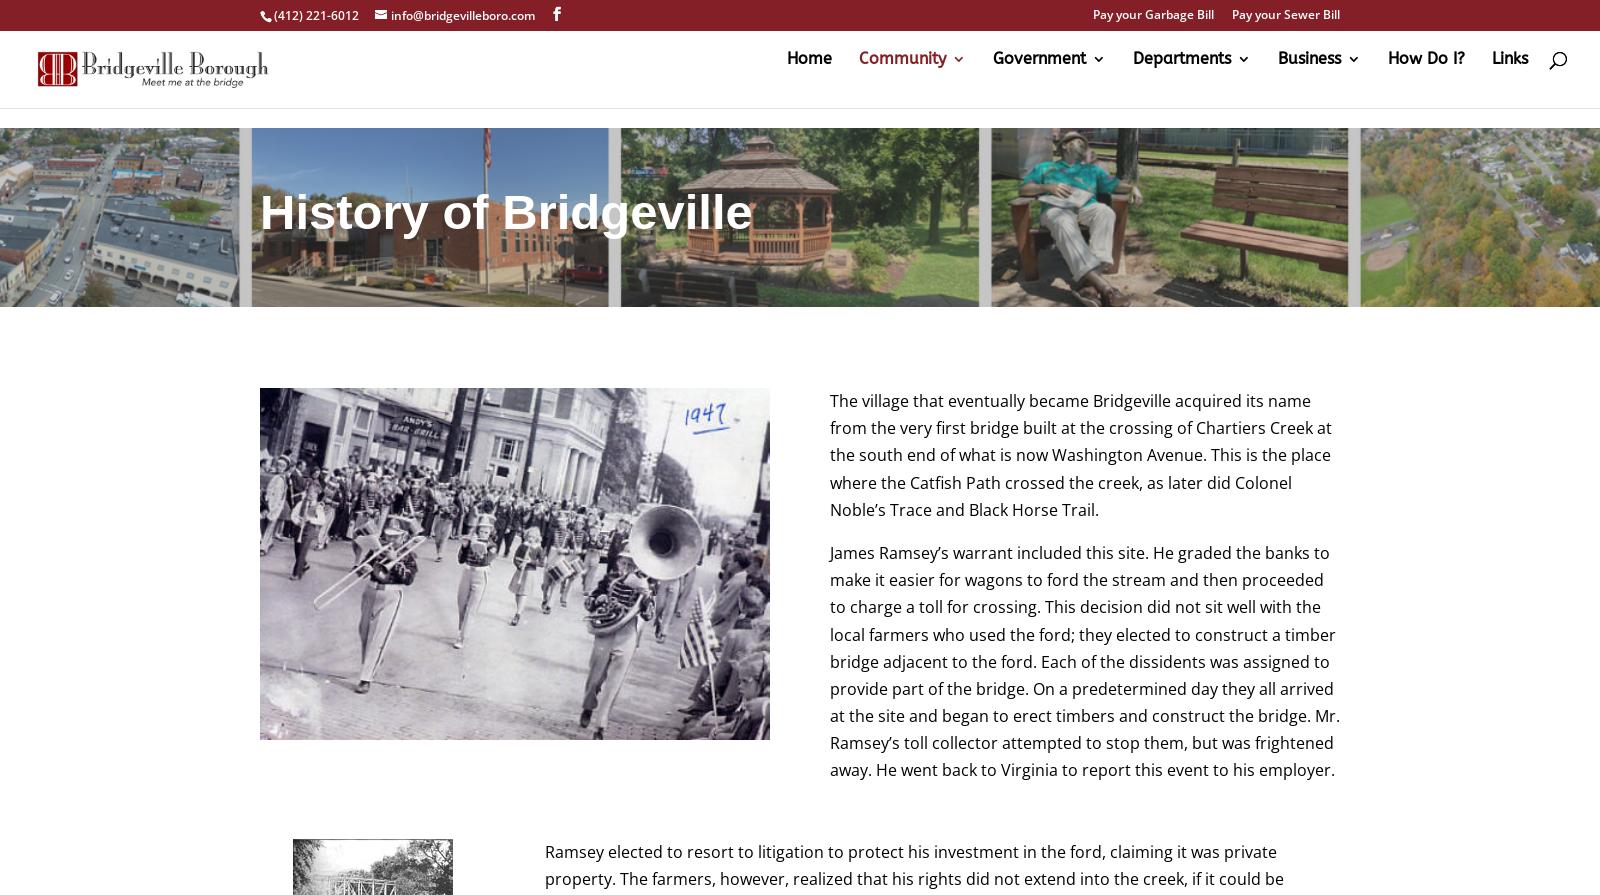 This screenshot has width=1600, height=895. Describe the element at coordinates (1172, 307) in the screenshot. I see `'Emergency Services'` at that location.